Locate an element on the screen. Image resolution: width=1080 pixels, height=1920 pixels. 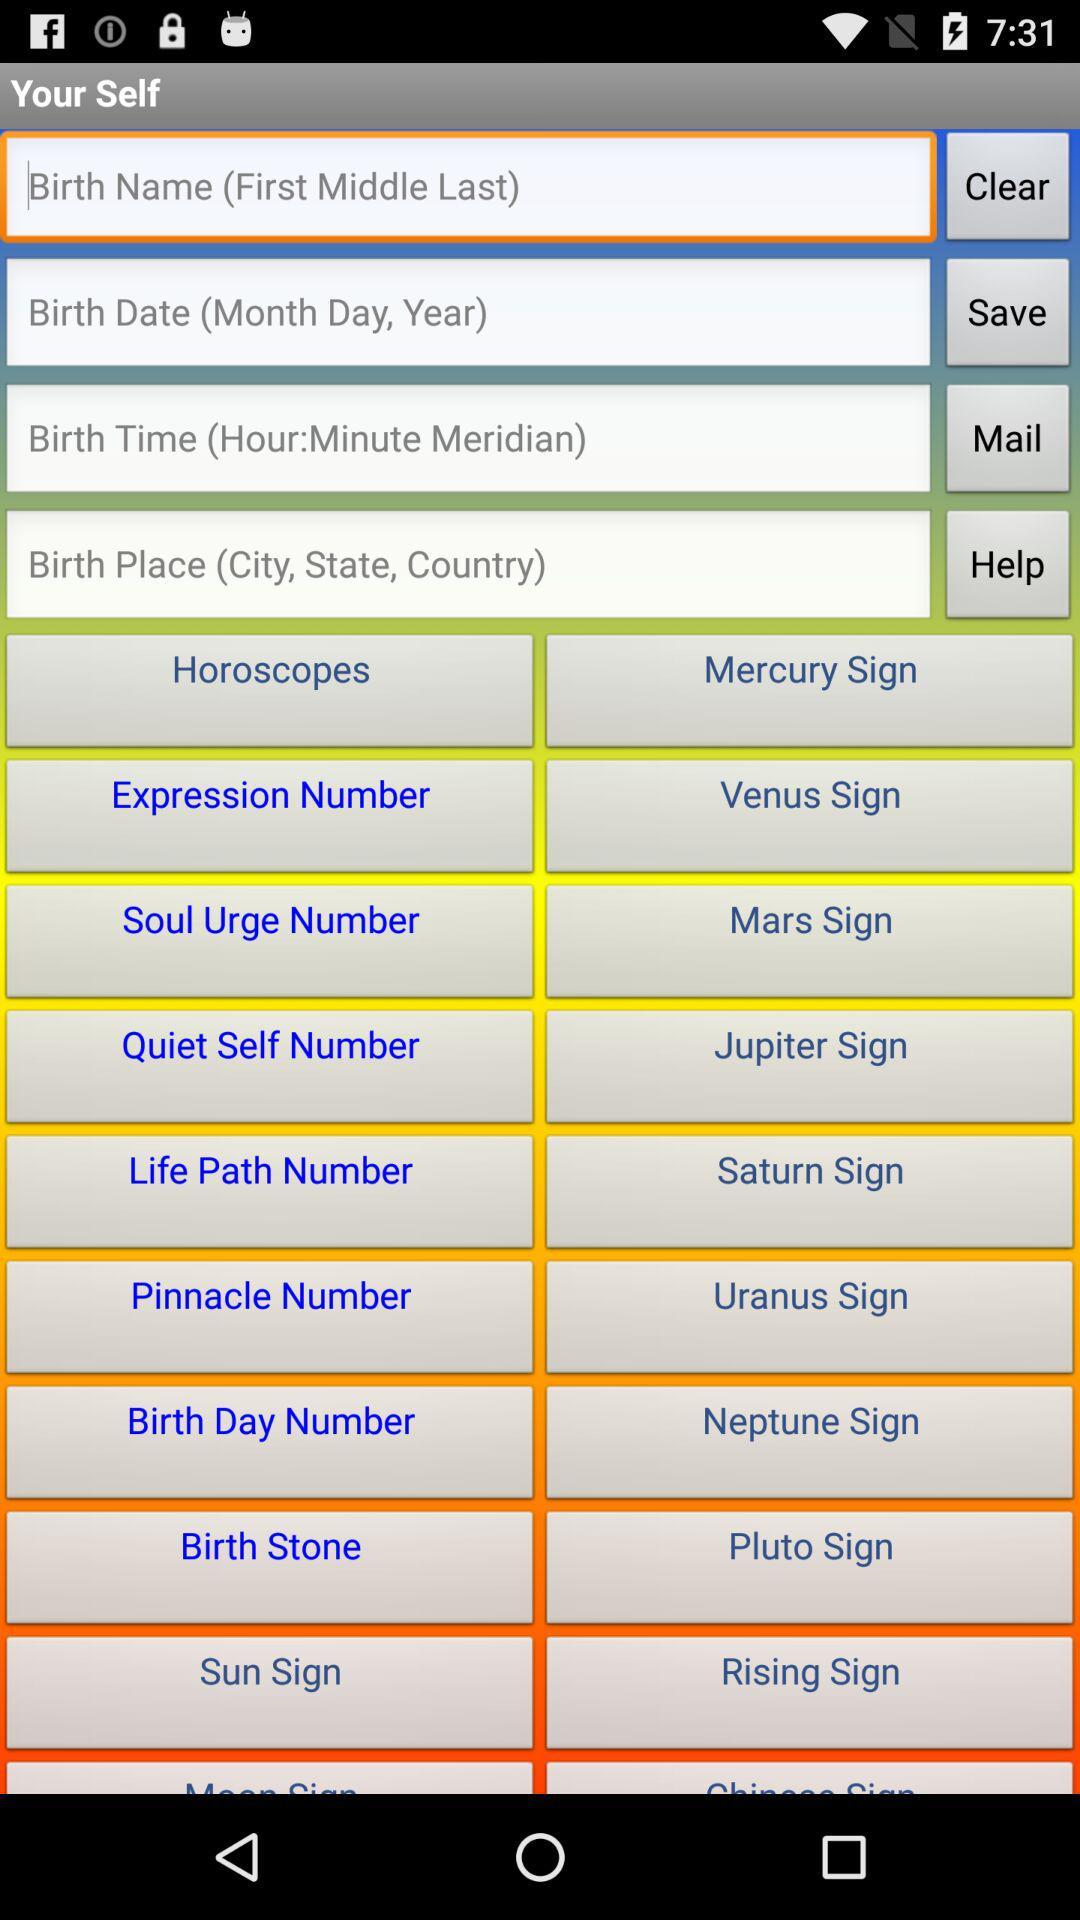
birth place is located at coordinates (468, 569).